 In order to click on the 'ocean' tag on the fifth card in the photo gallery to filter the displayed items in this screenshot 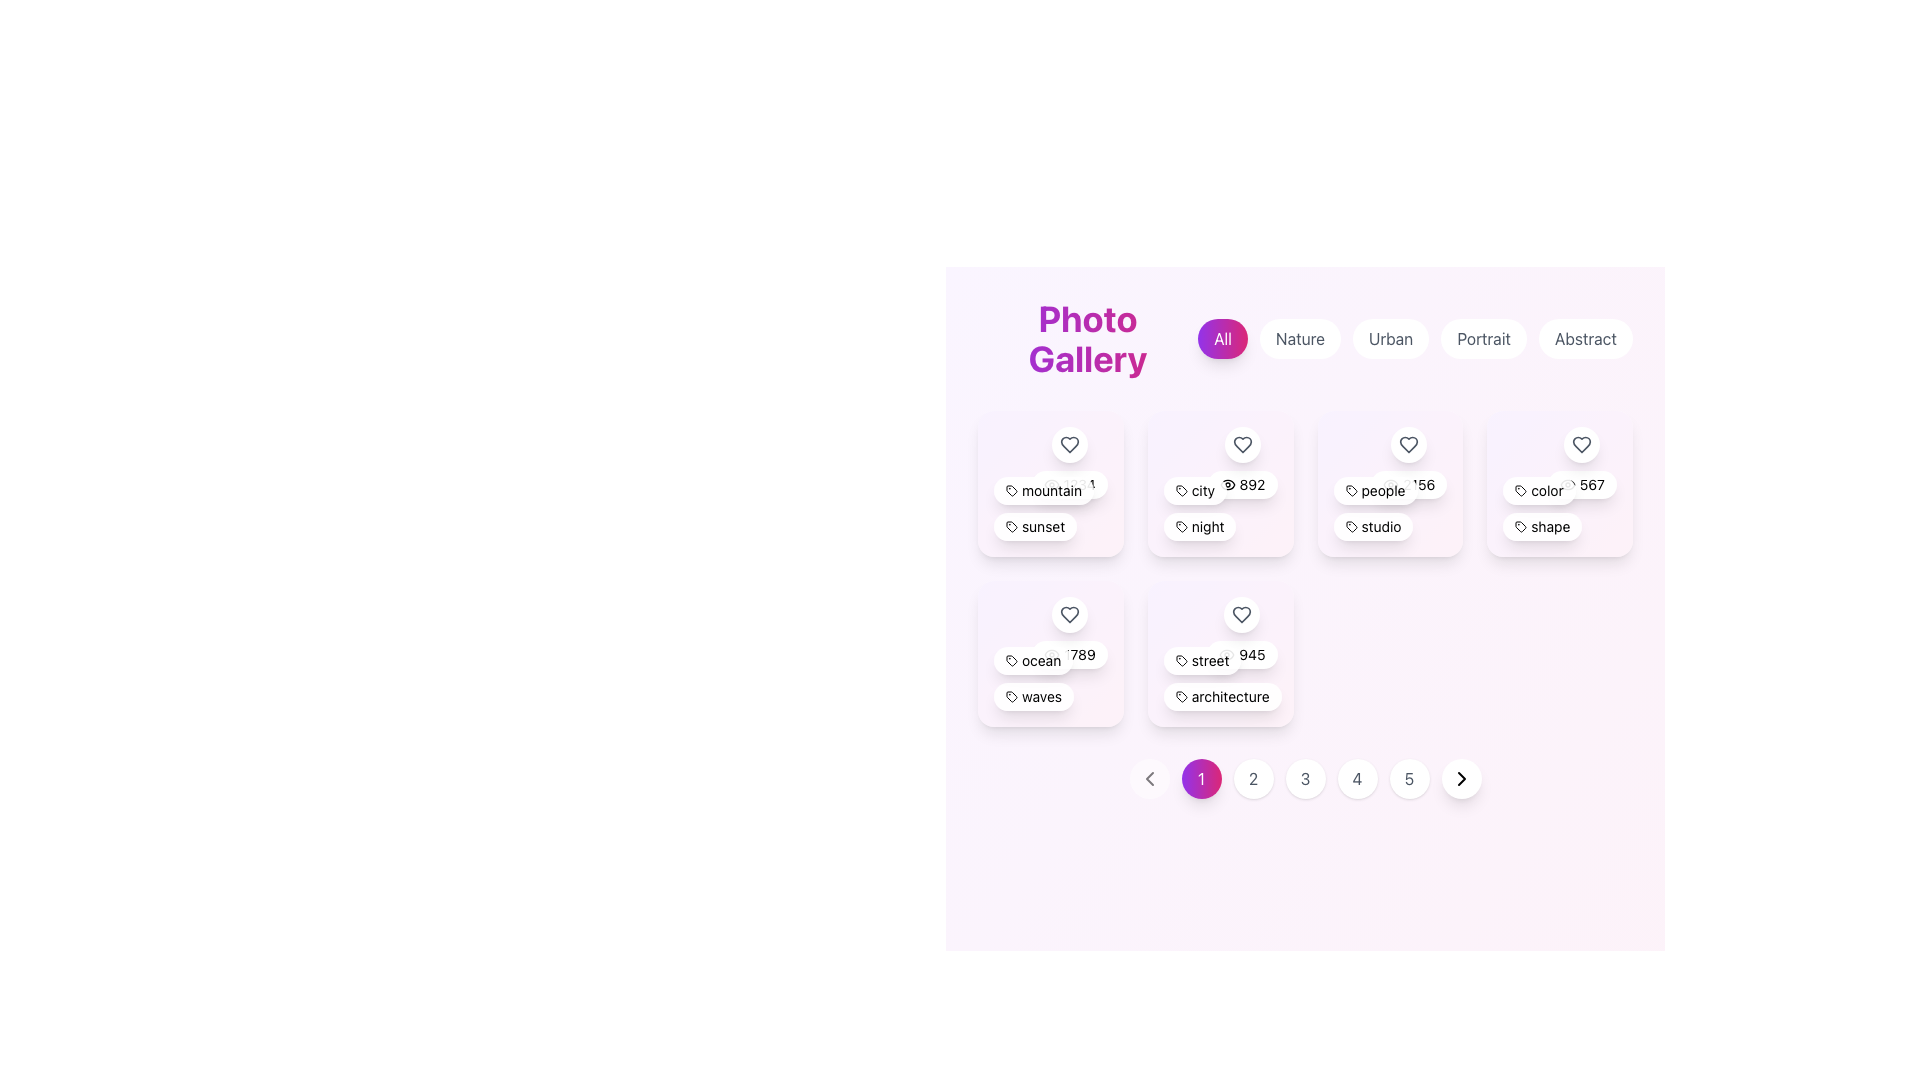, I will do `click(1049, 653)`.